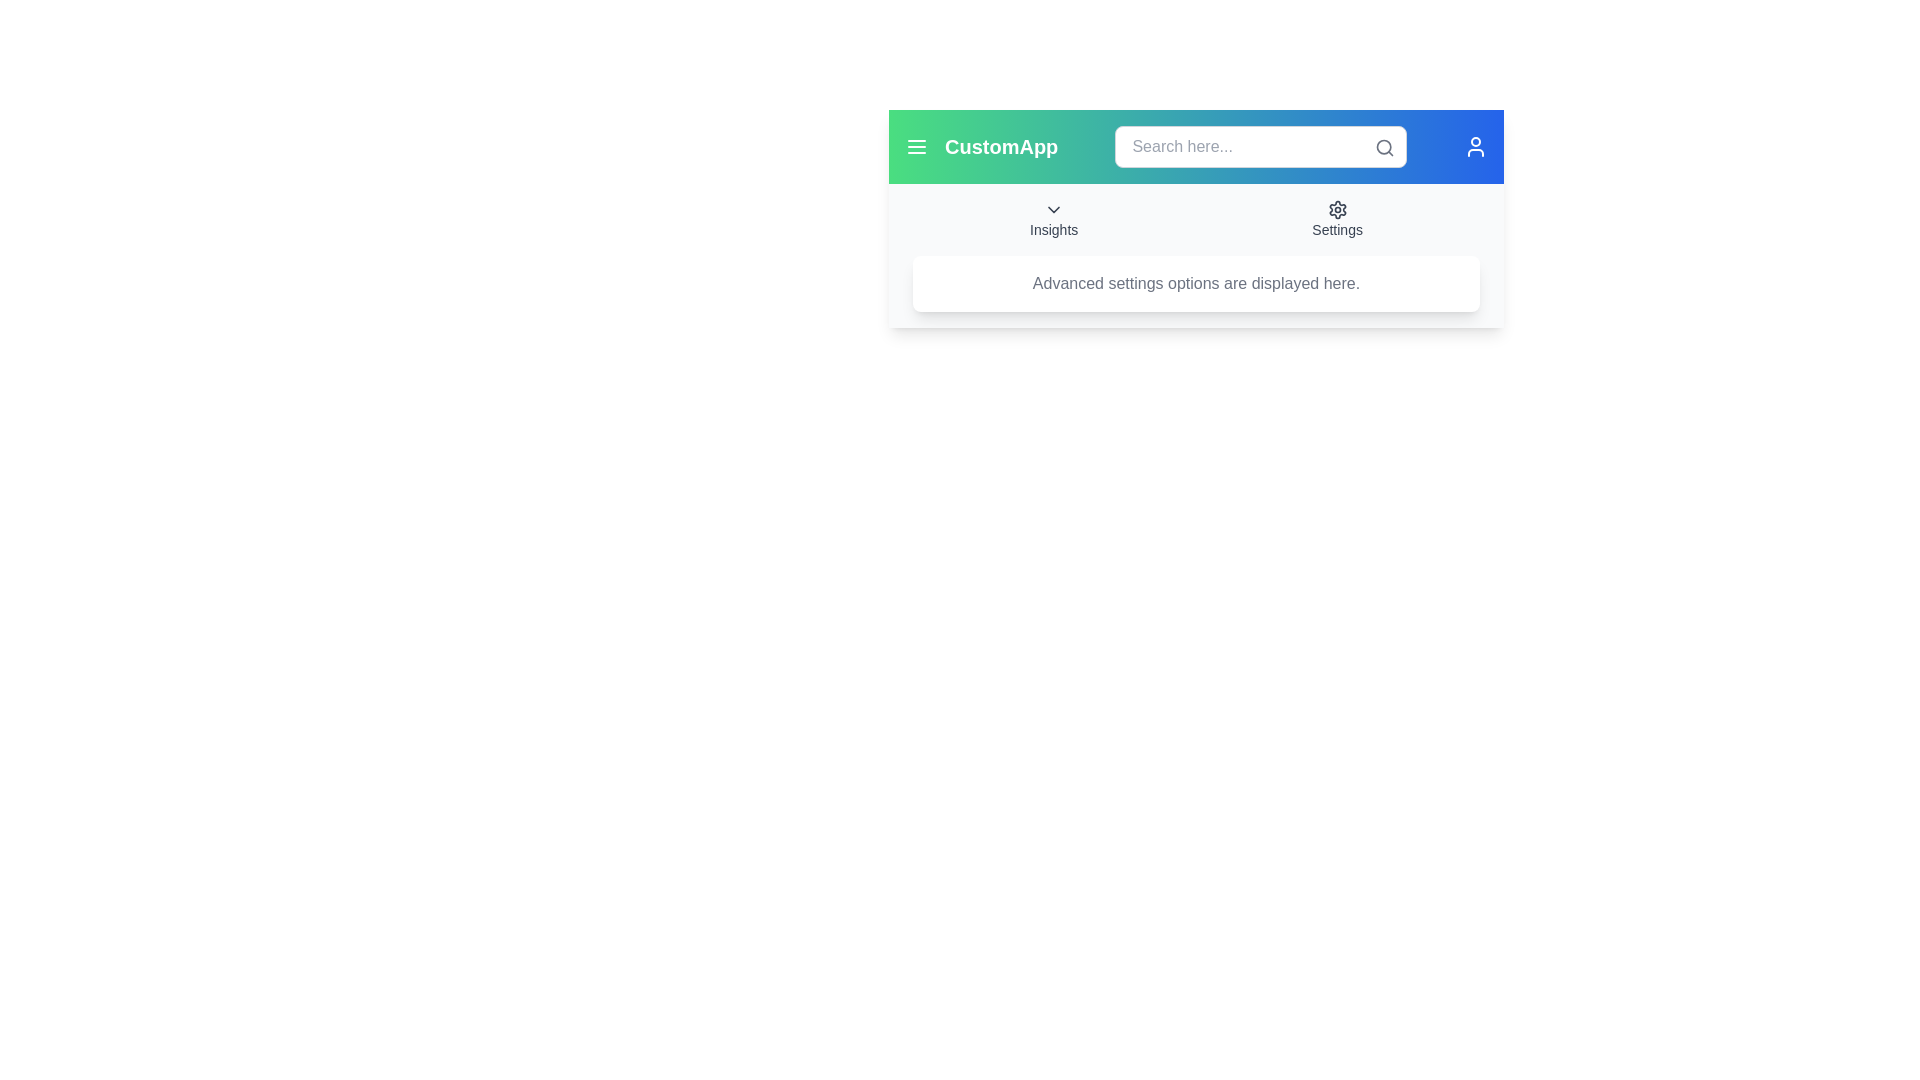 This screenshot has height=1080, width=1920. What do you see at coordinates (1337, 229) in the screenshot?
I see `the text label that serves as a label for the settings menu, located beneath the settings cogwheel icon in the top-right section of the interface` at bounding box center [1337, 229].